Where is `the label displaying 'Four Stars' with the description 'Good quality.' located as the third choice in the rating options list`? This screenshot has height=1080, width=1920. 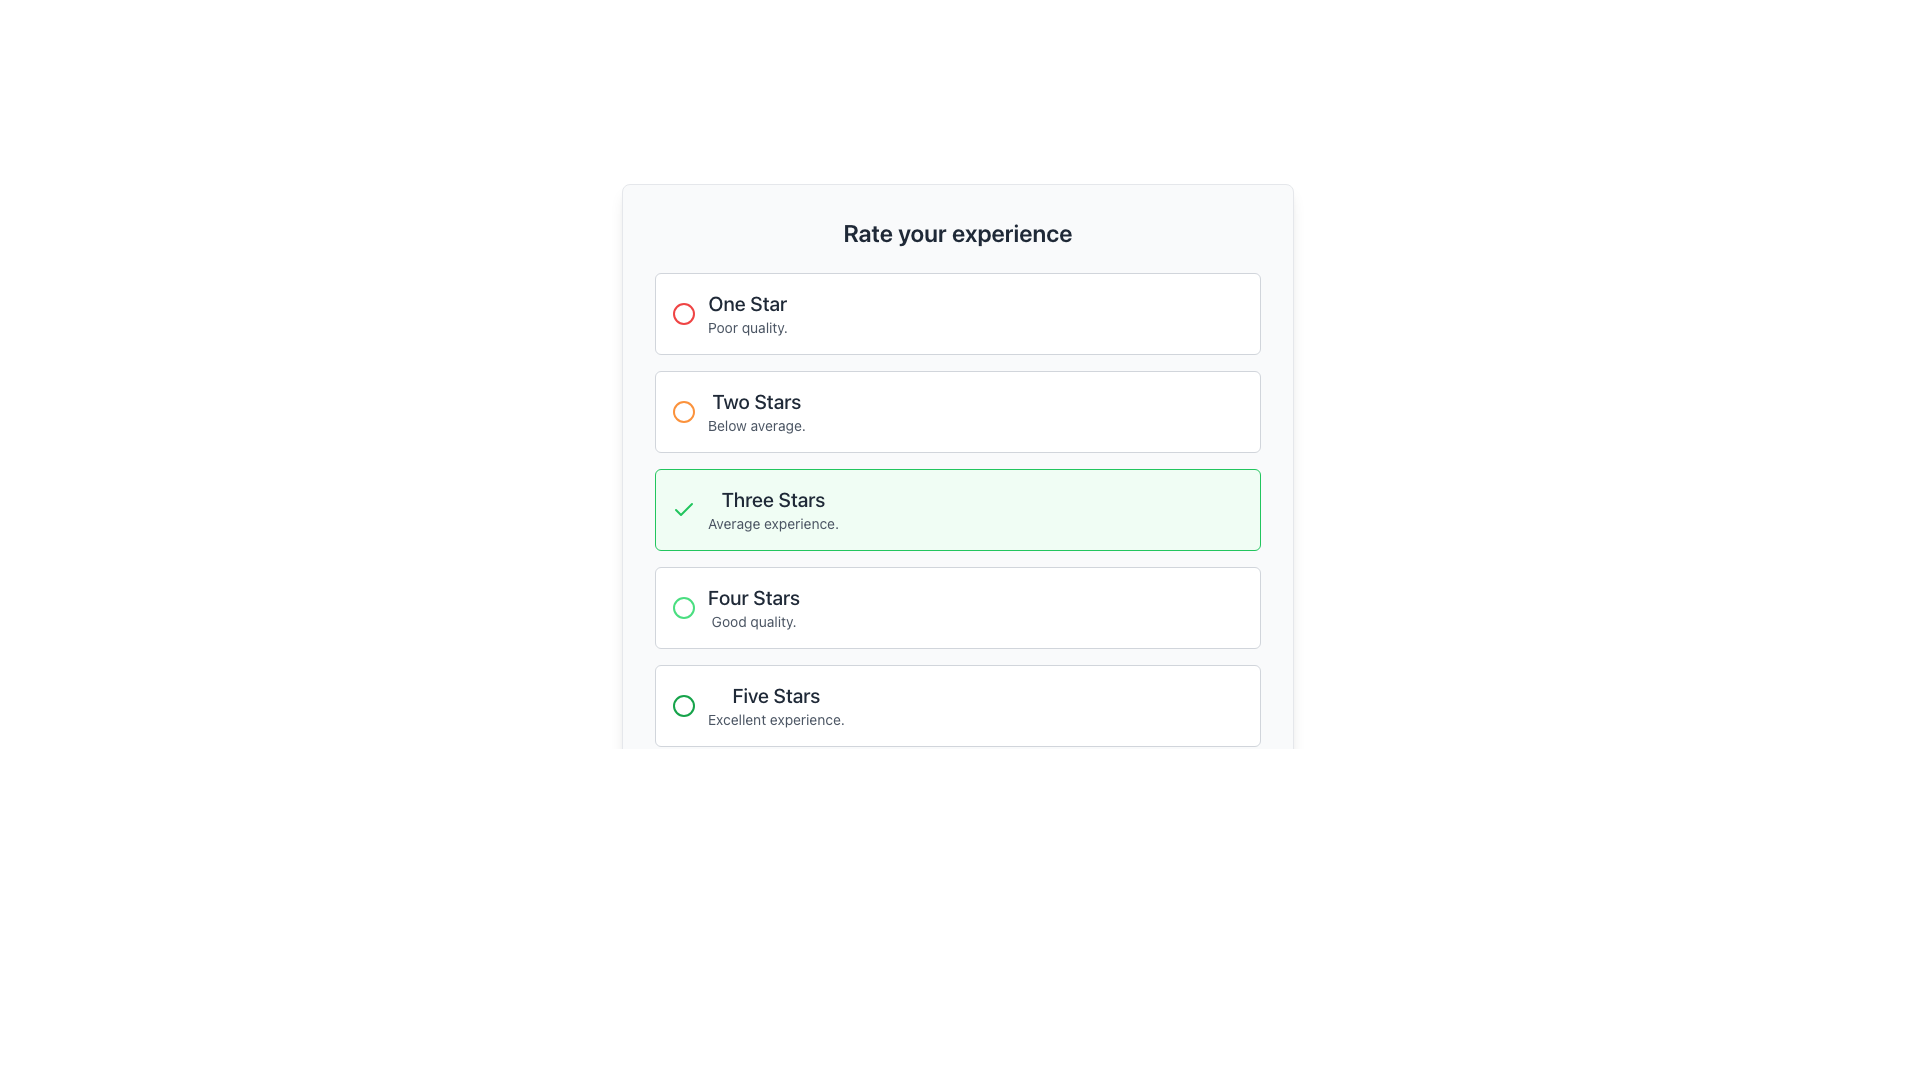 the label displaying 'Four Stars' with the description 'Good quality.' located as the third choice in the rating options list is located at coordinates (752, 607).